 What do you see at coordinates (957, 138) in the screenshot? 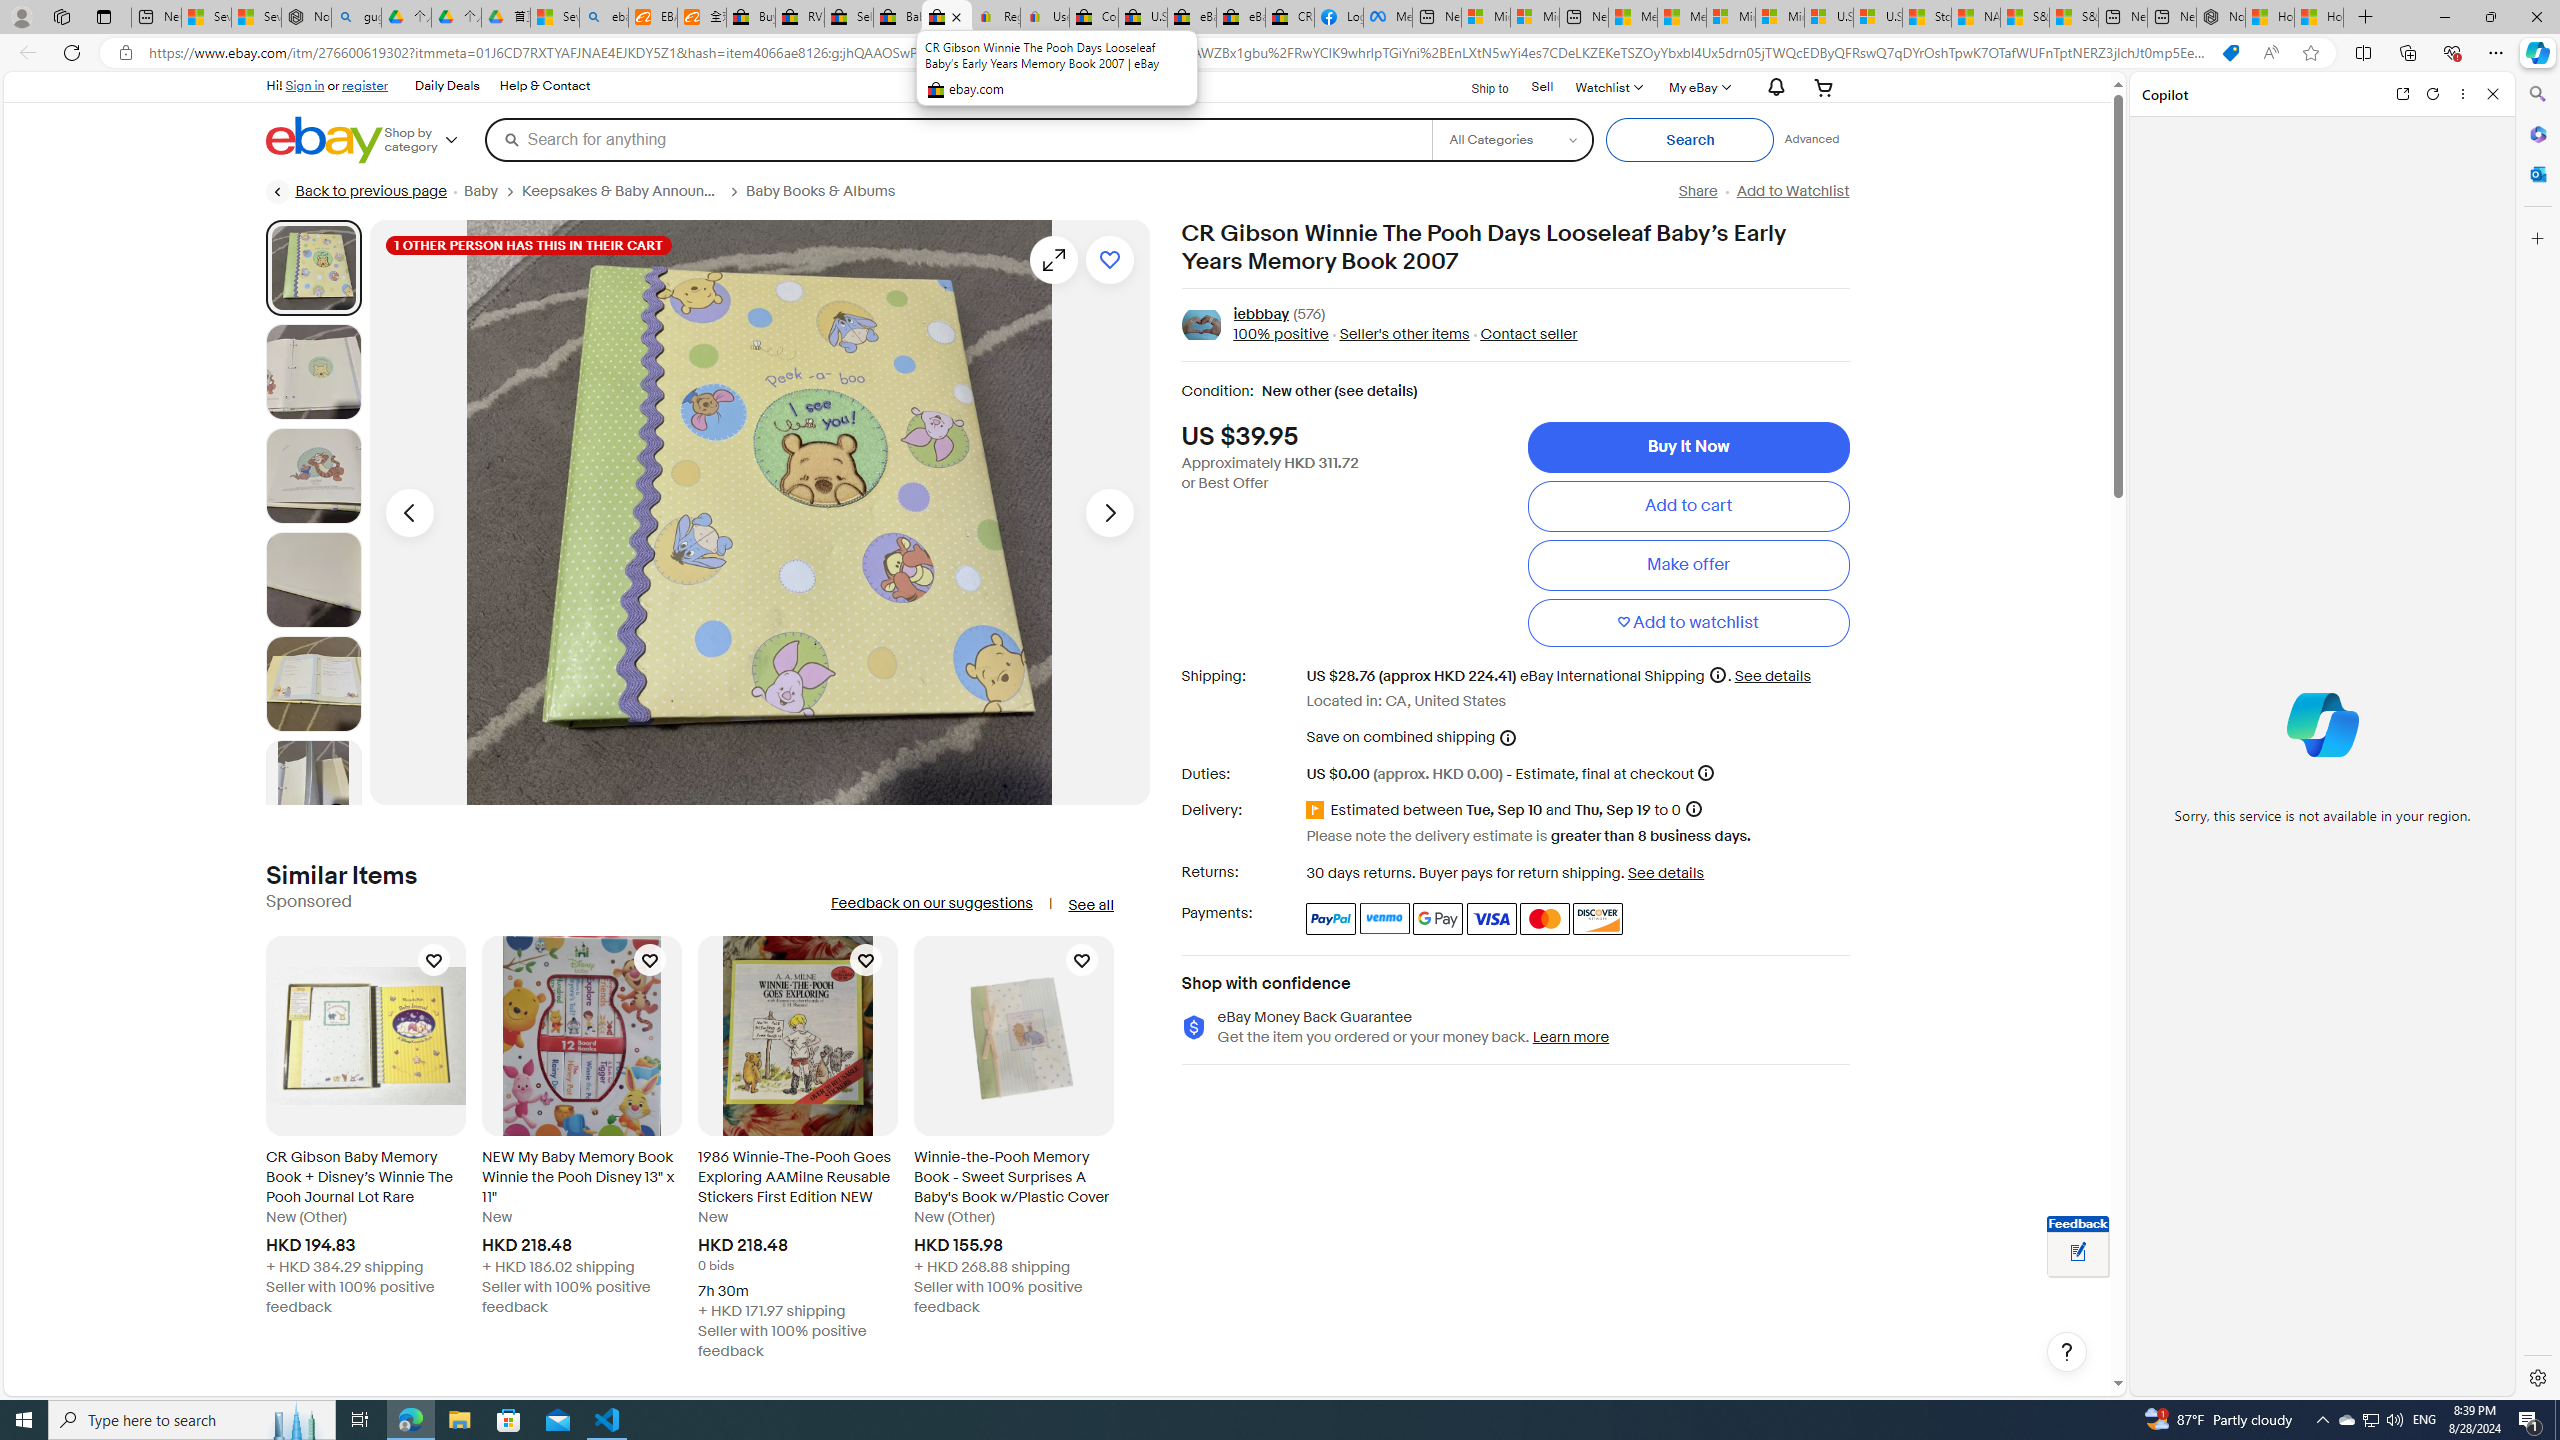
I see `'Search for anything'` at bounding box center [957, 138].